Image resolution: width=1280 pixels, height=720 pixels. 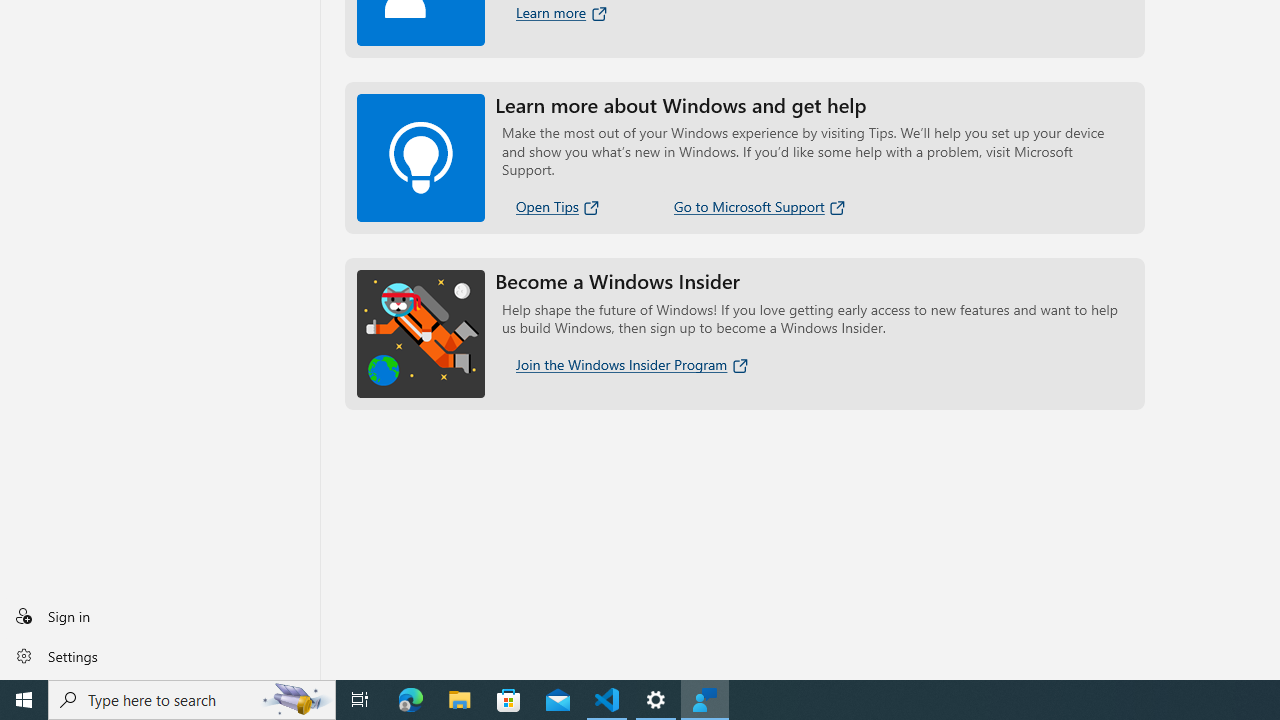 I want to click on 'File Explorer', so click(x=459, y=698).